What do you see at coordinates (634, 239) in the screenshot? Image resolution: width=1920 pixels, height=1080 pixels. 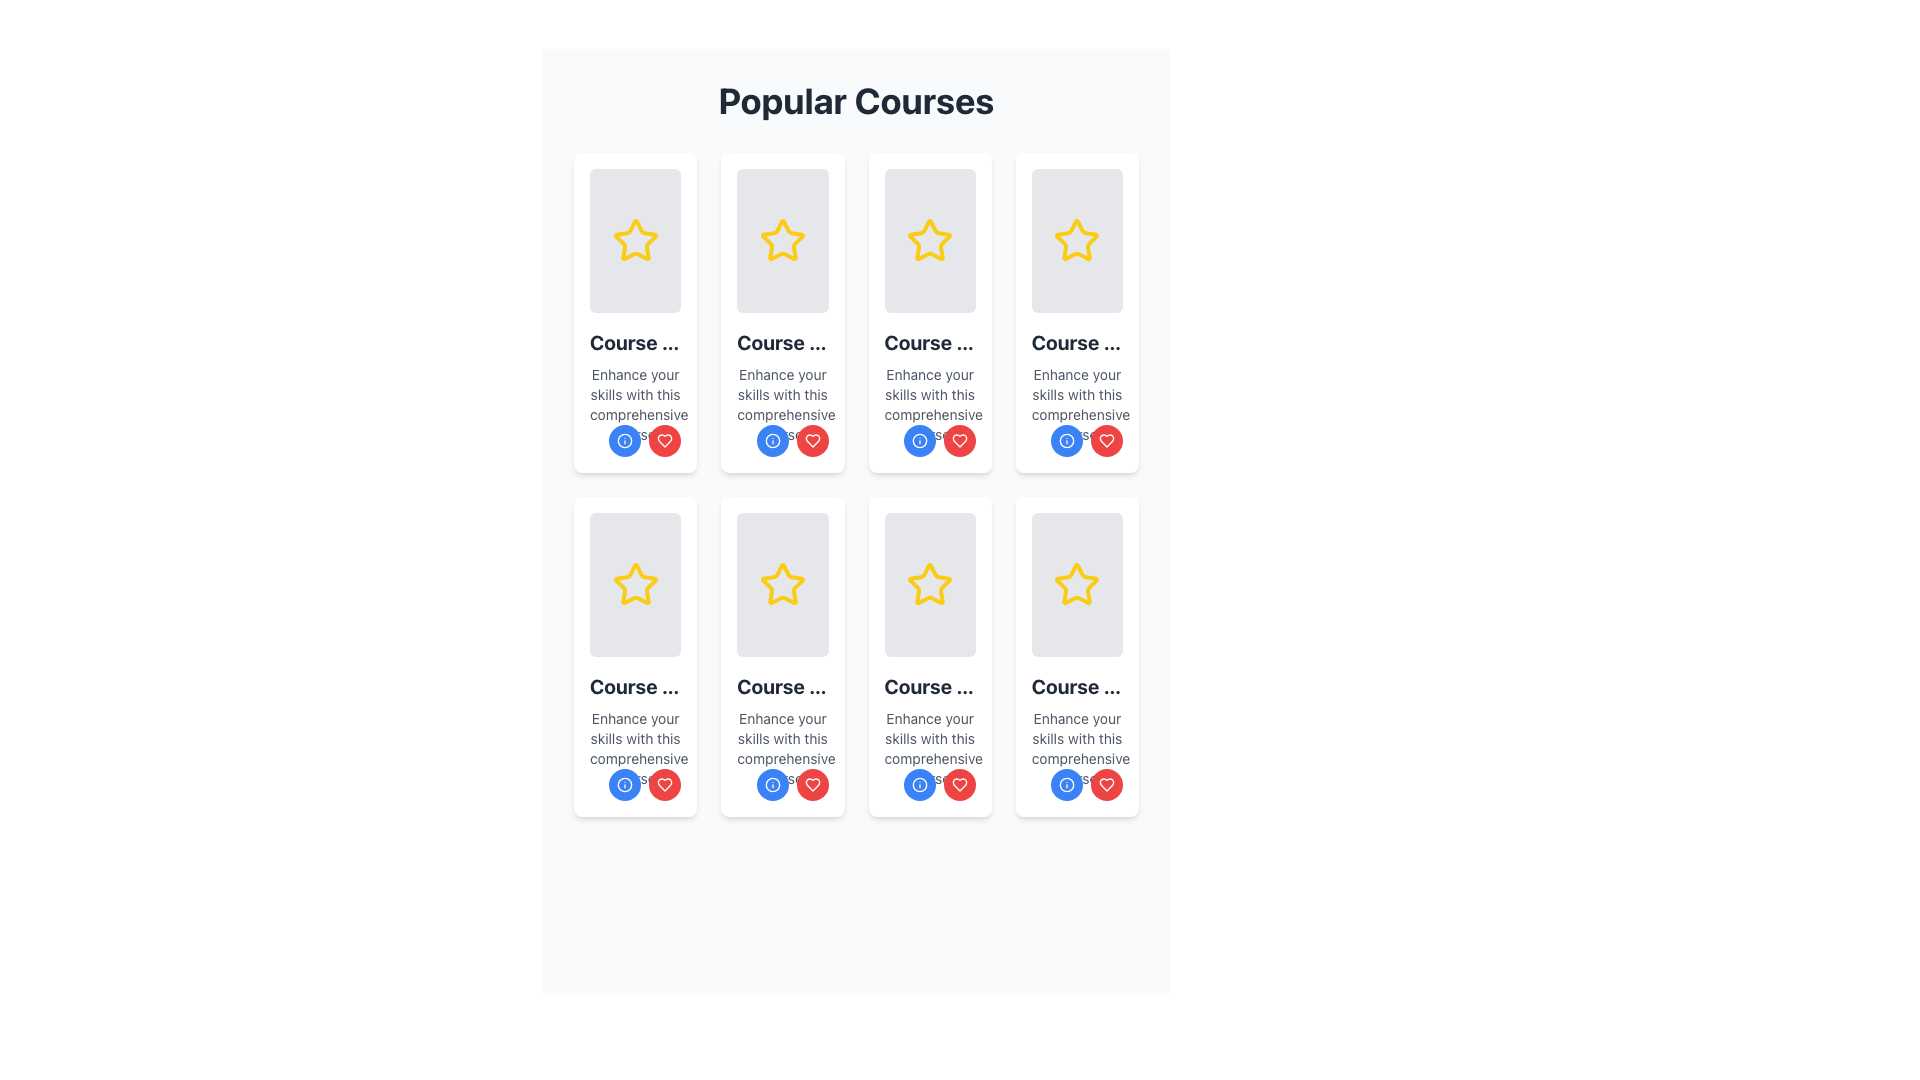 I see `the star-shaped icon with a yellow border located in the first card of the grid layout, below the 'Popular Courses' header` at bounding box center [634, 239].